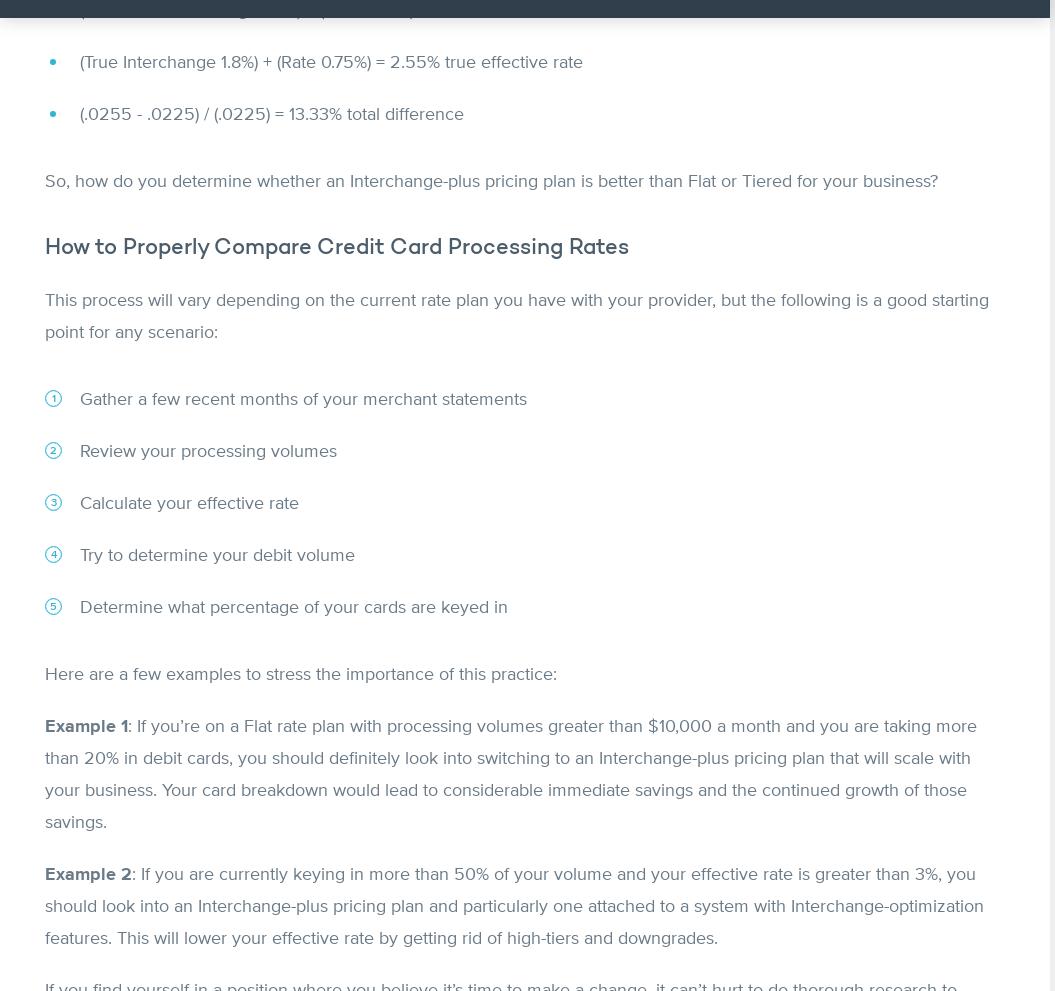  Describe the element at coordinates (375, 9) in the screenshot. I see `'(Estimated Interchange 1.5%) + (Rate 0.75%) = 2.25% estimated effective rate'` at that location.